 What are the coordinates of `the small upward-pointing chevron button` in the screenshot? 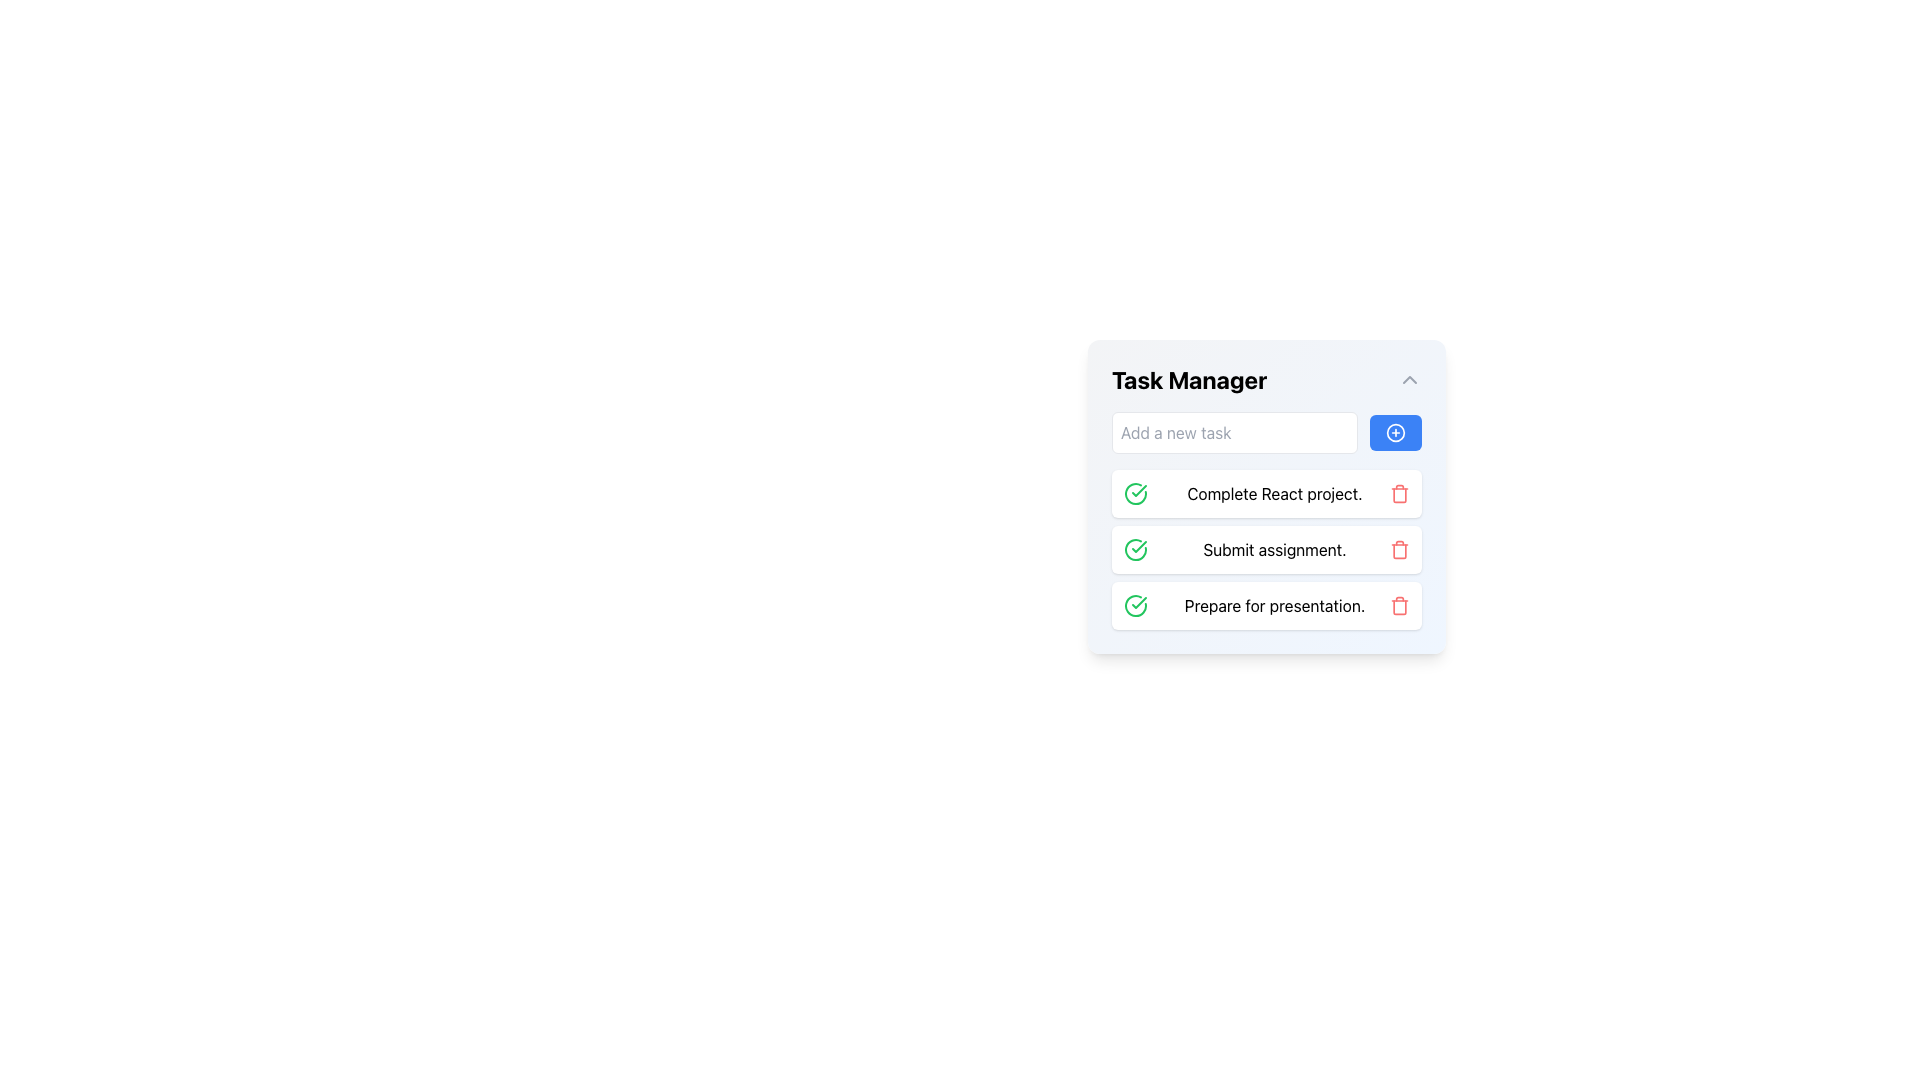 It's located at (1409, 380).